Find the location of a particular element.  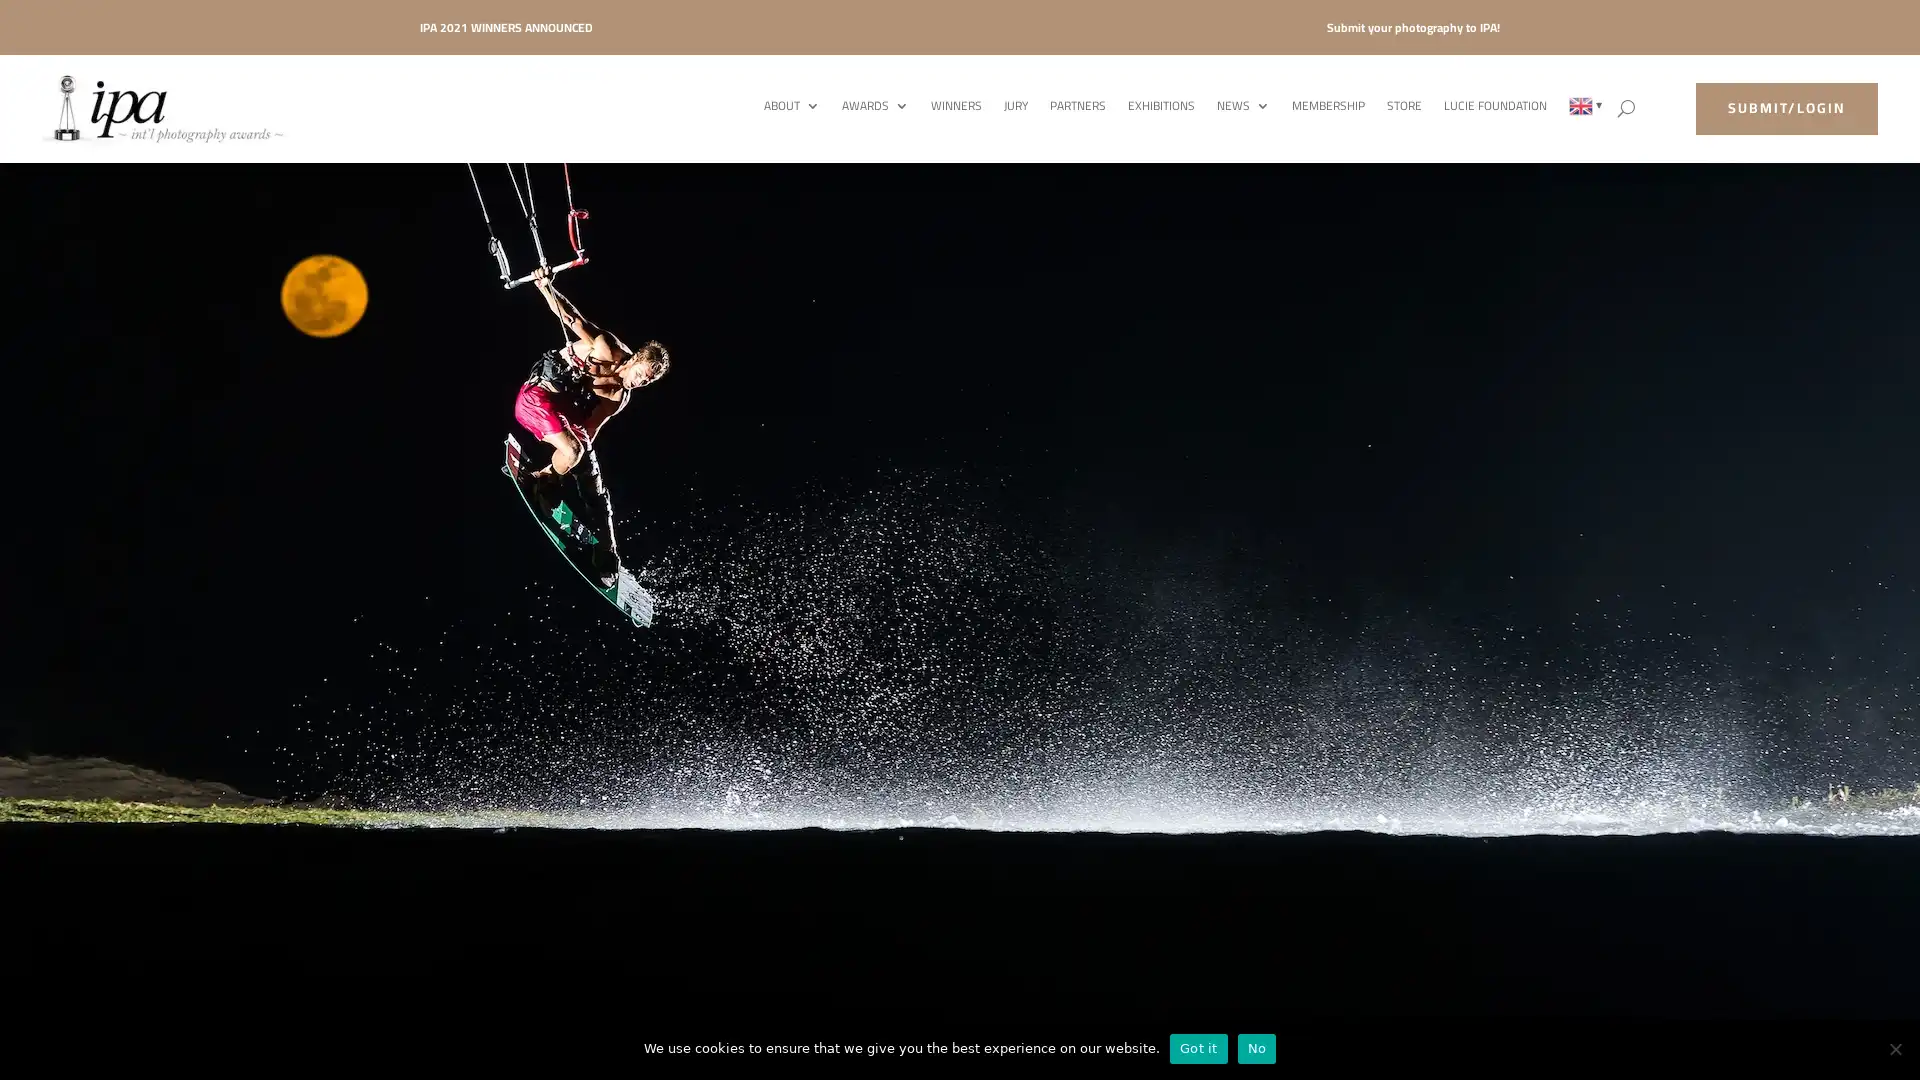

U is located at coordinates (1626, 108).